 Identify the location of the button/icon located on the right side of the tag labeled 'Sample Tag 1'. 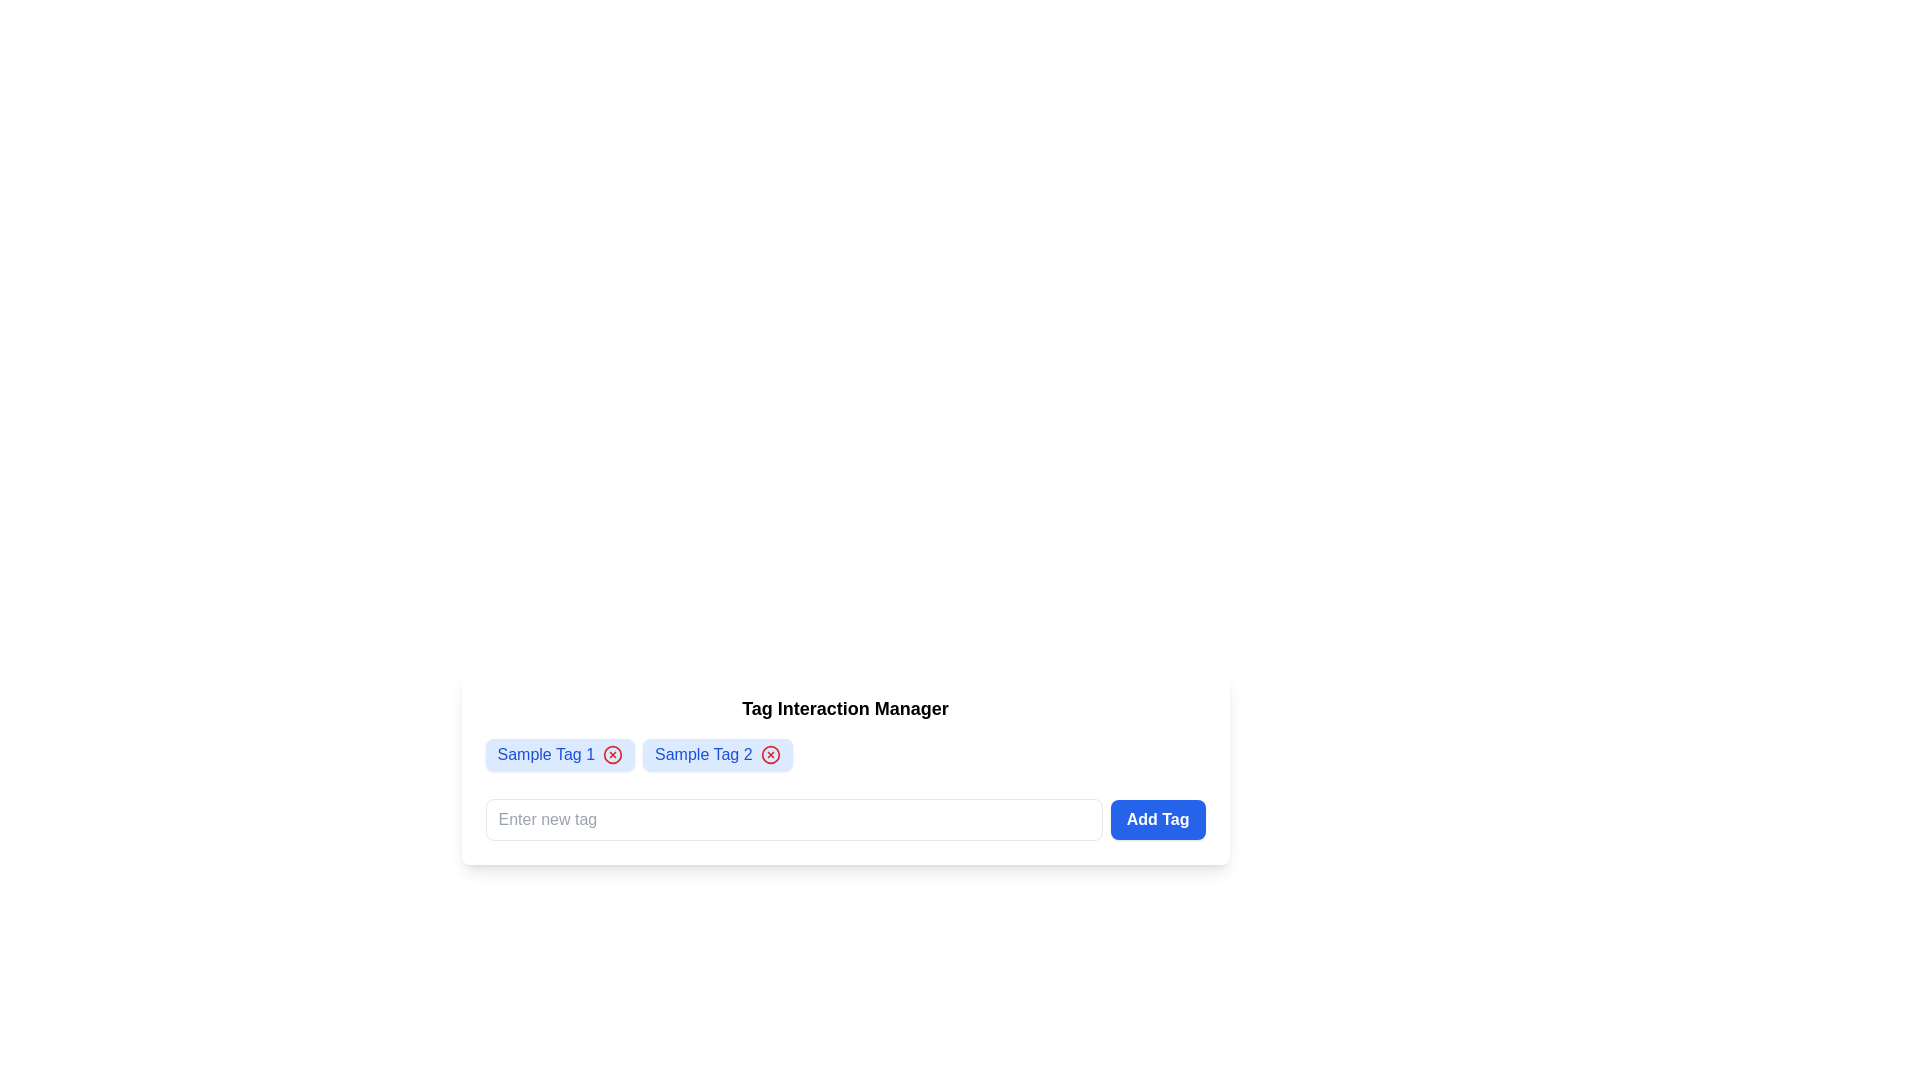
(612, 755).